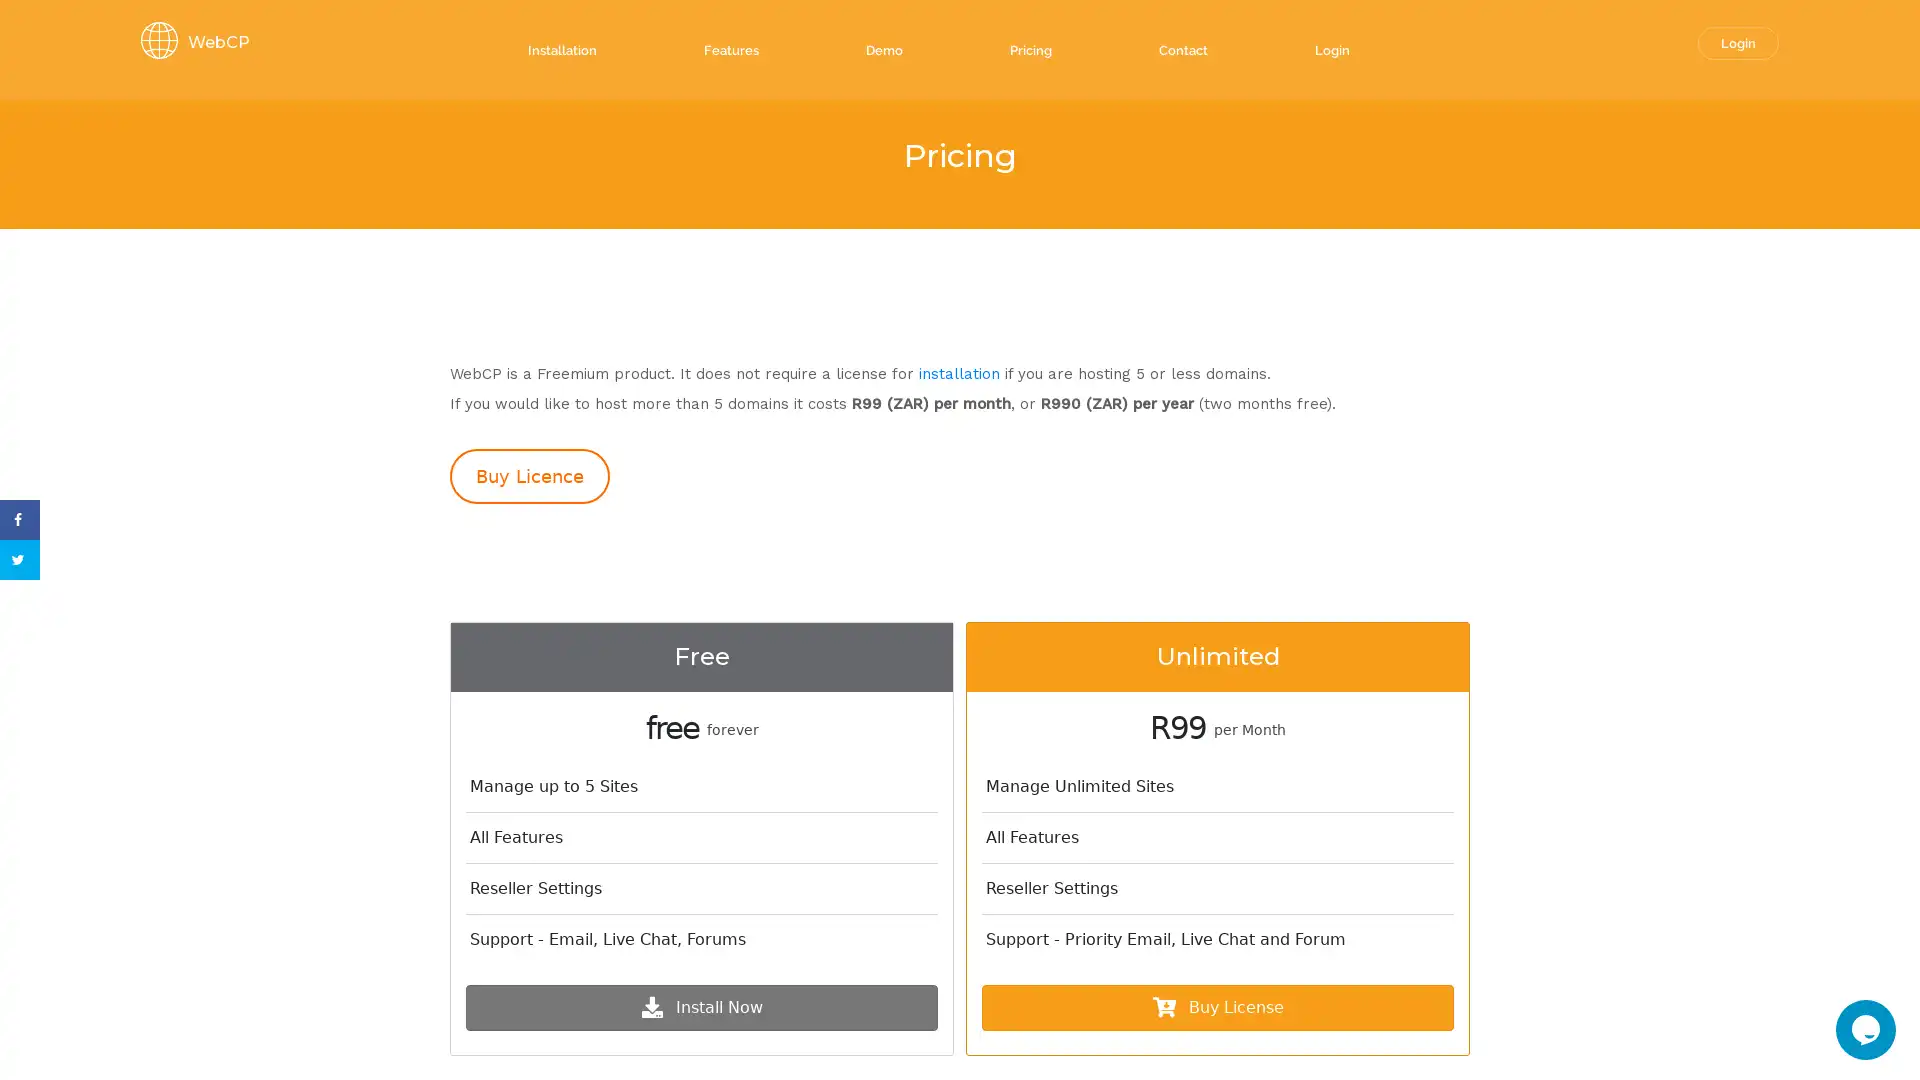 The image size is (1920, 1080). I want to click on Install Now, so click(701, 1007).